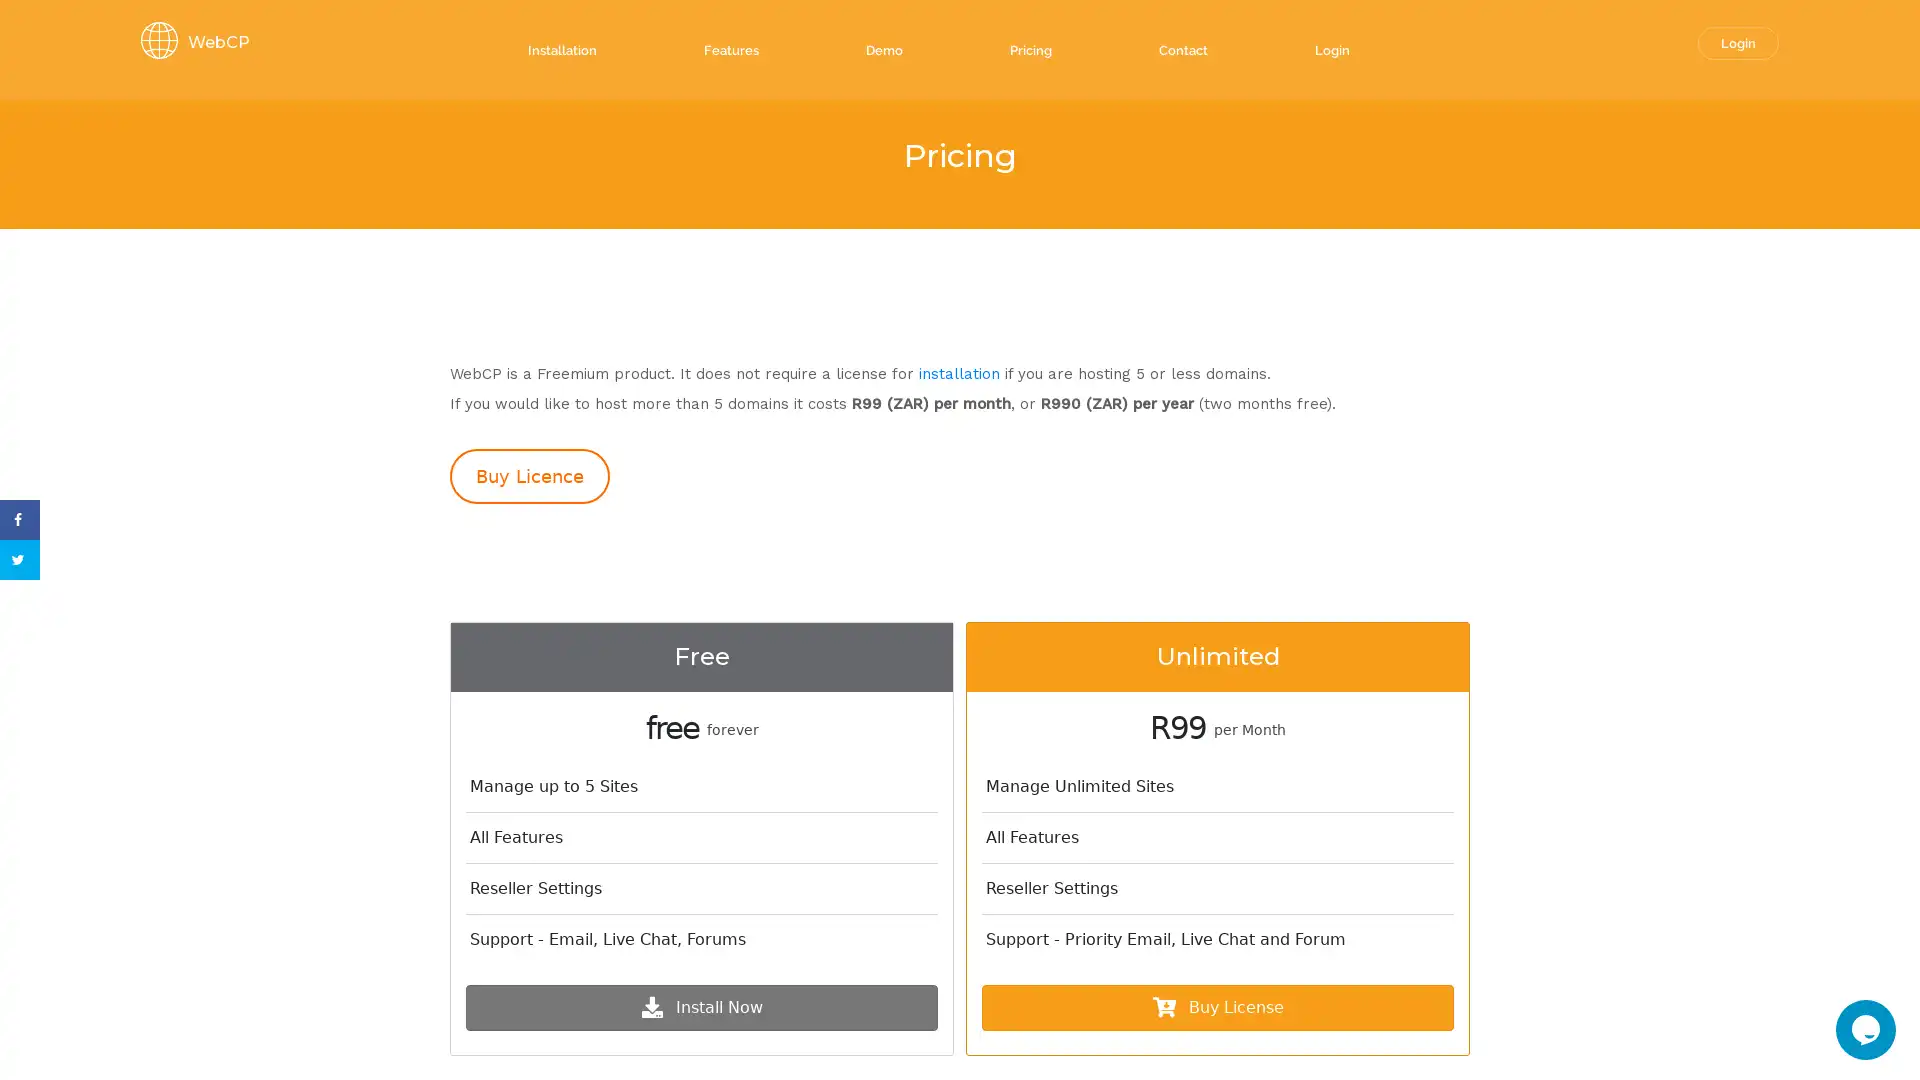 The image size is (1920, 1080). I want to click on Install Now, so click(701, 1007).